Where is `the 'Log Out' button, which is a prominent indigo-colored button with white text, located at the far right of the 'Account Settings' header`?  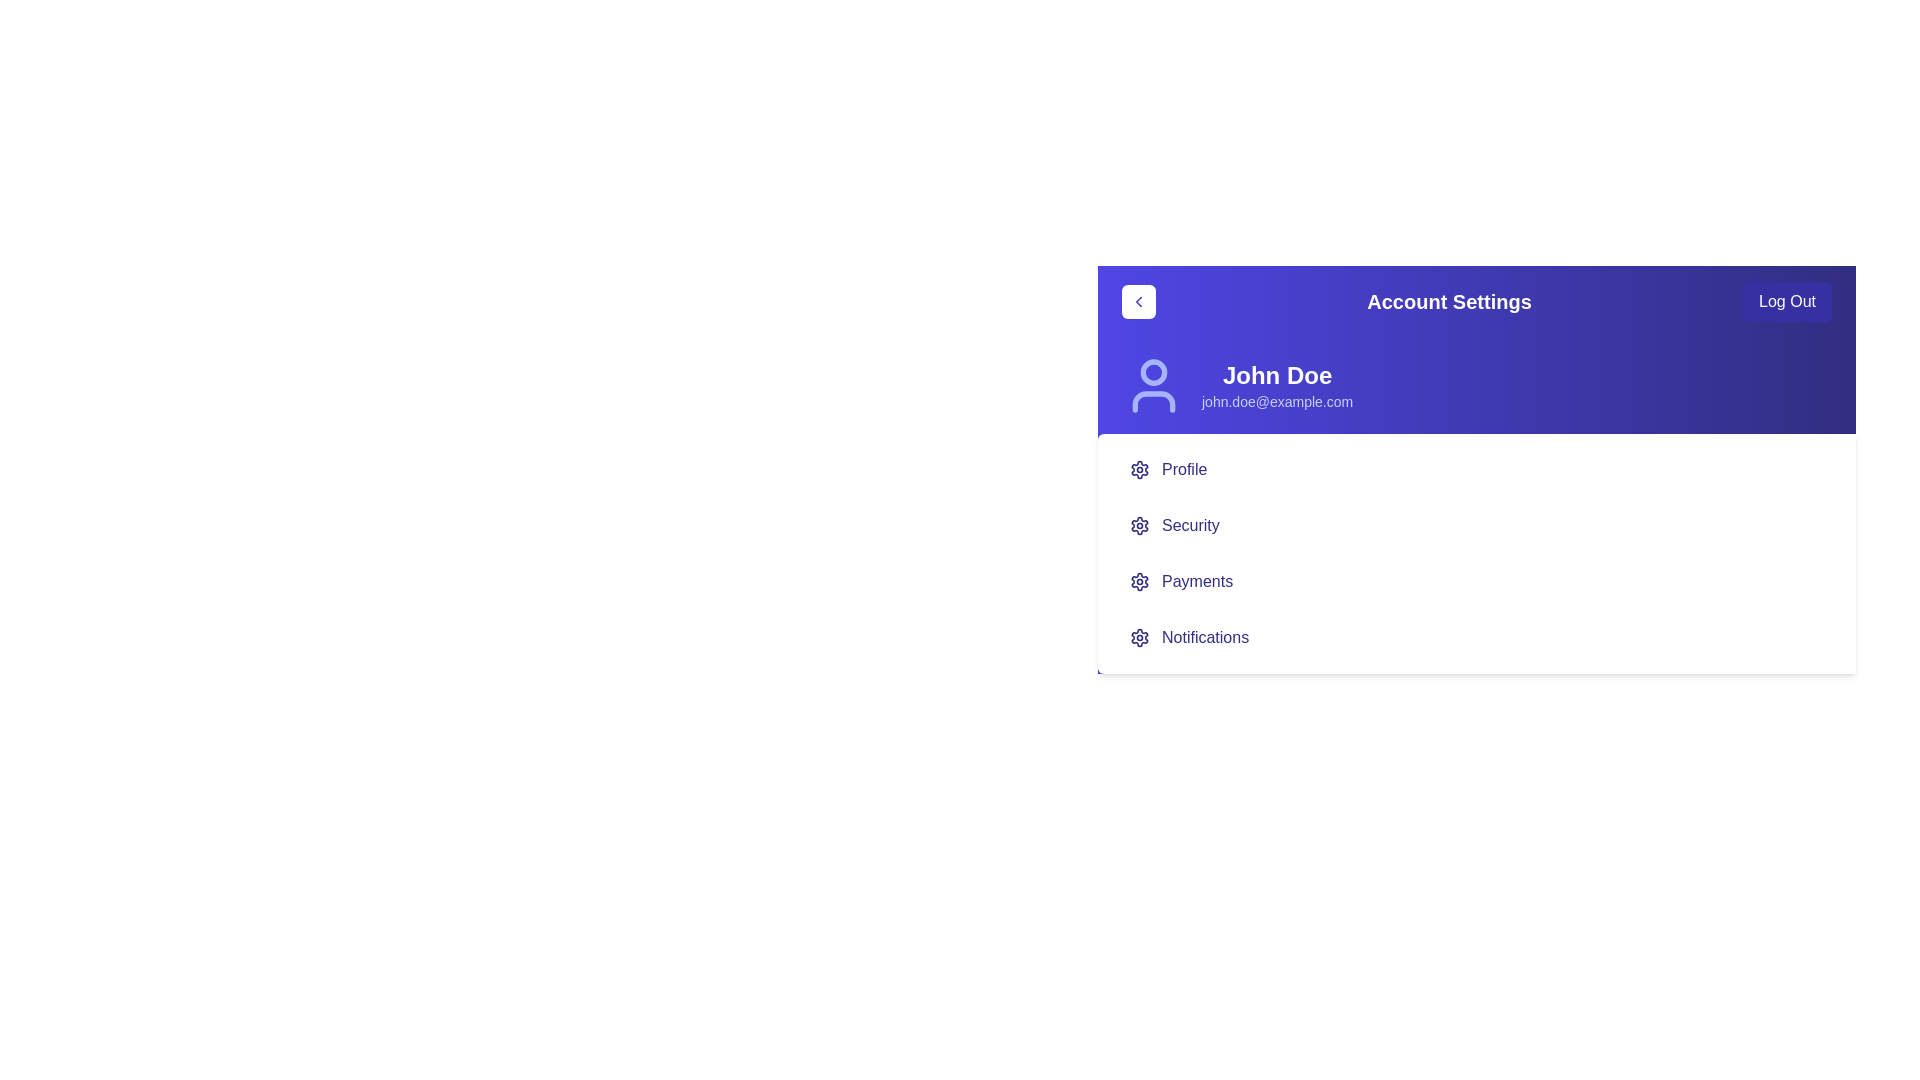
the 'Log Out' button, which is a prominent indigo-colored button with white text, located at the far right of the 'Account Settings' header is located at coordinates (1787, 301).